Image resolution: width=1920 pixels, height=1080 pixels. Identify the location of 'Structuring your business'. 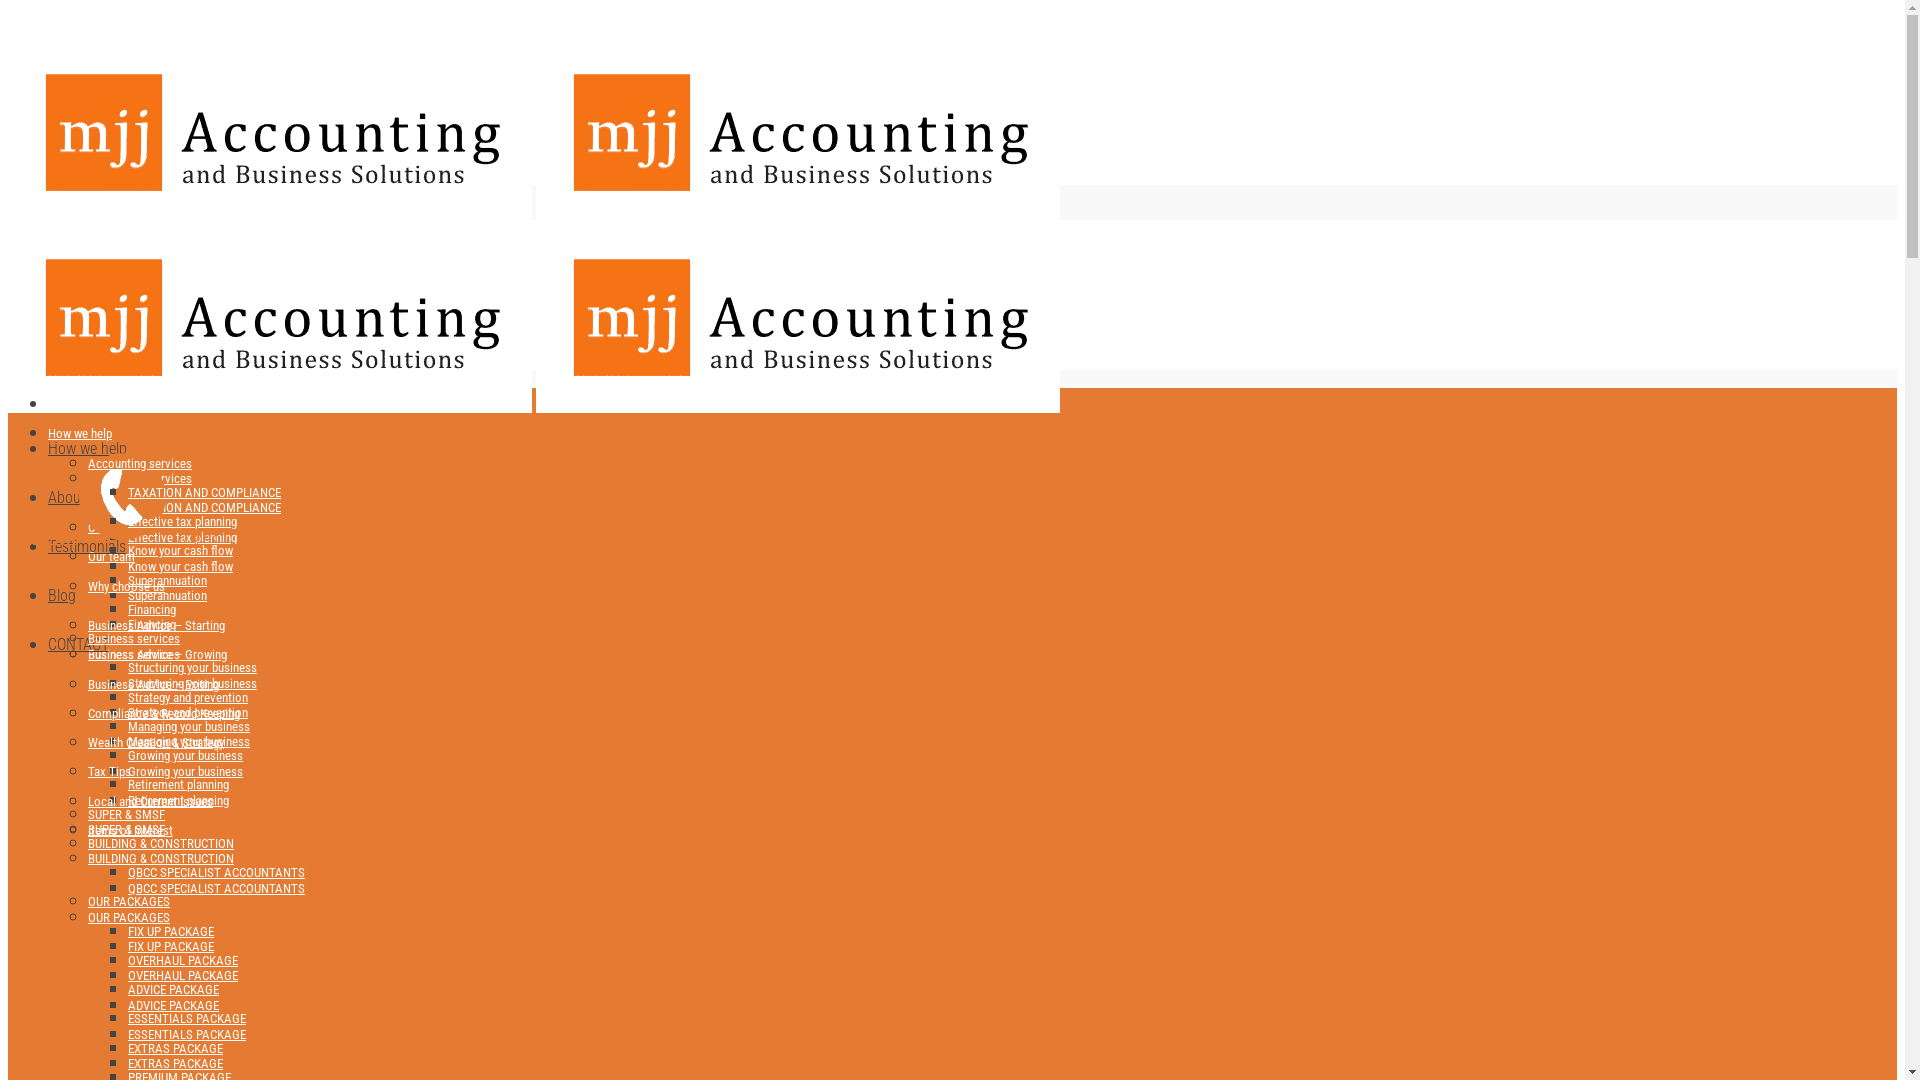
(127, 667).